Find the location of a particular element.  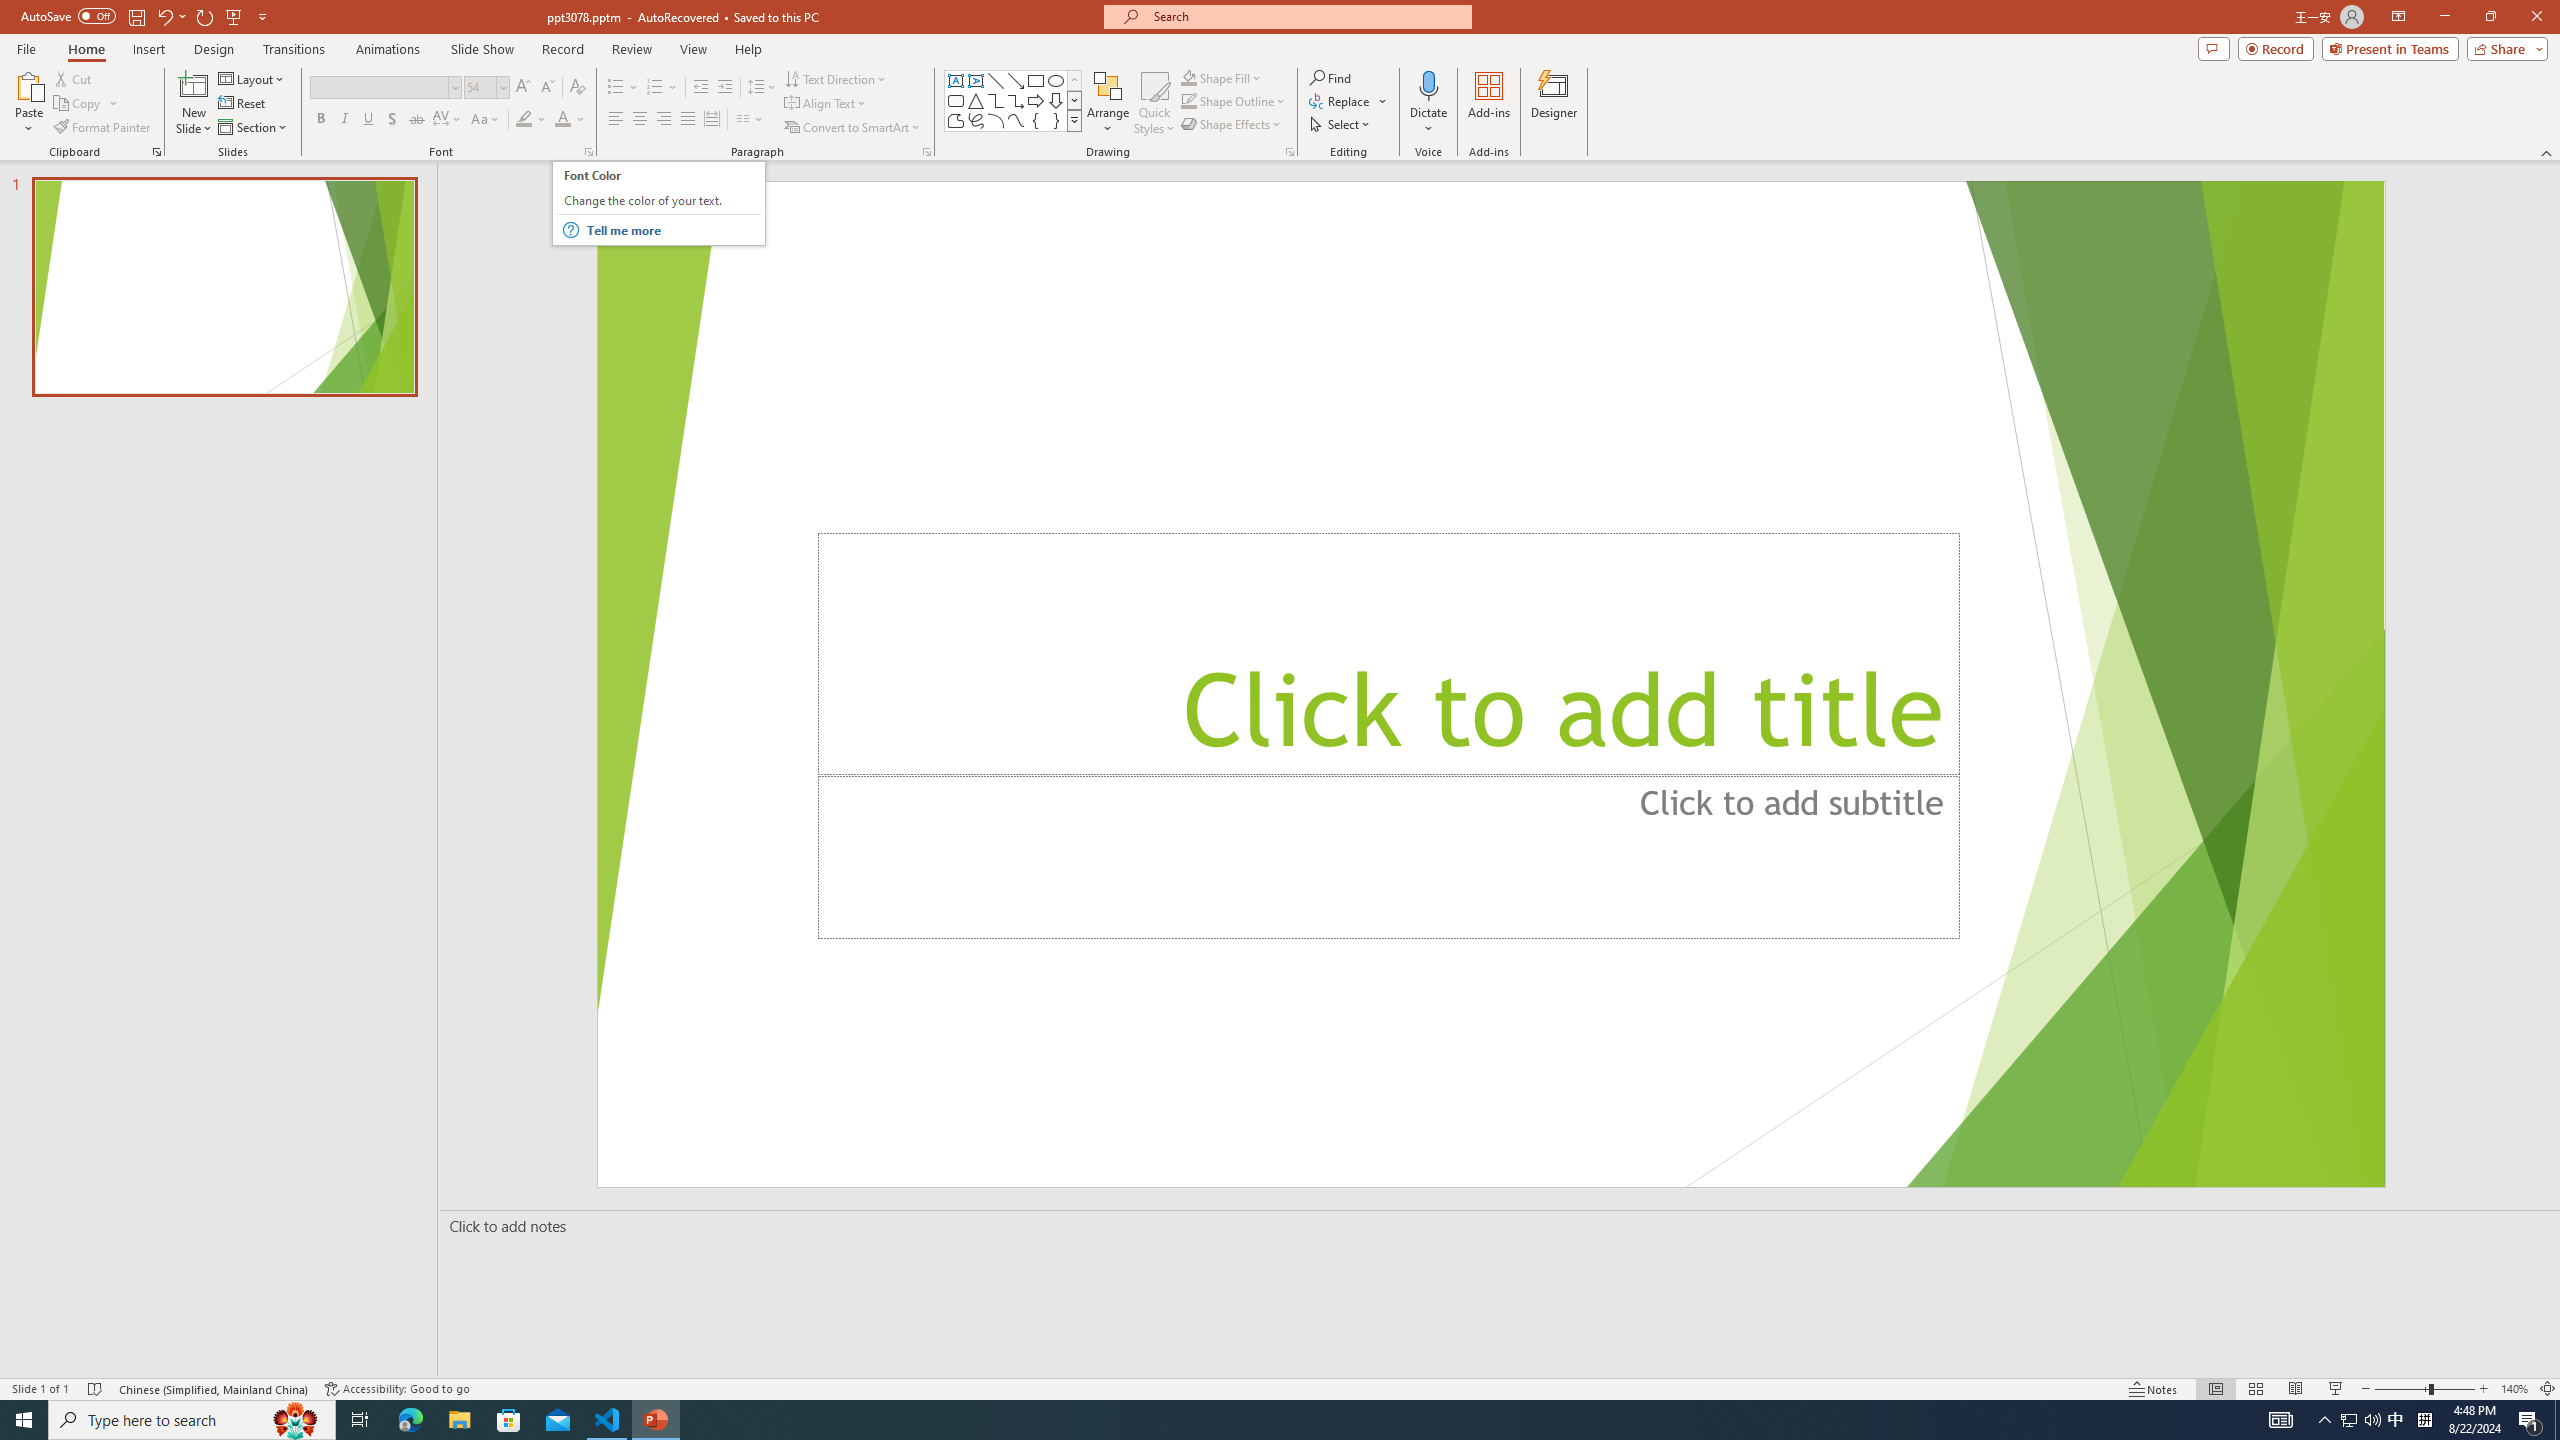

'Freeform: Scribble' is located at coordinates (974, 119).